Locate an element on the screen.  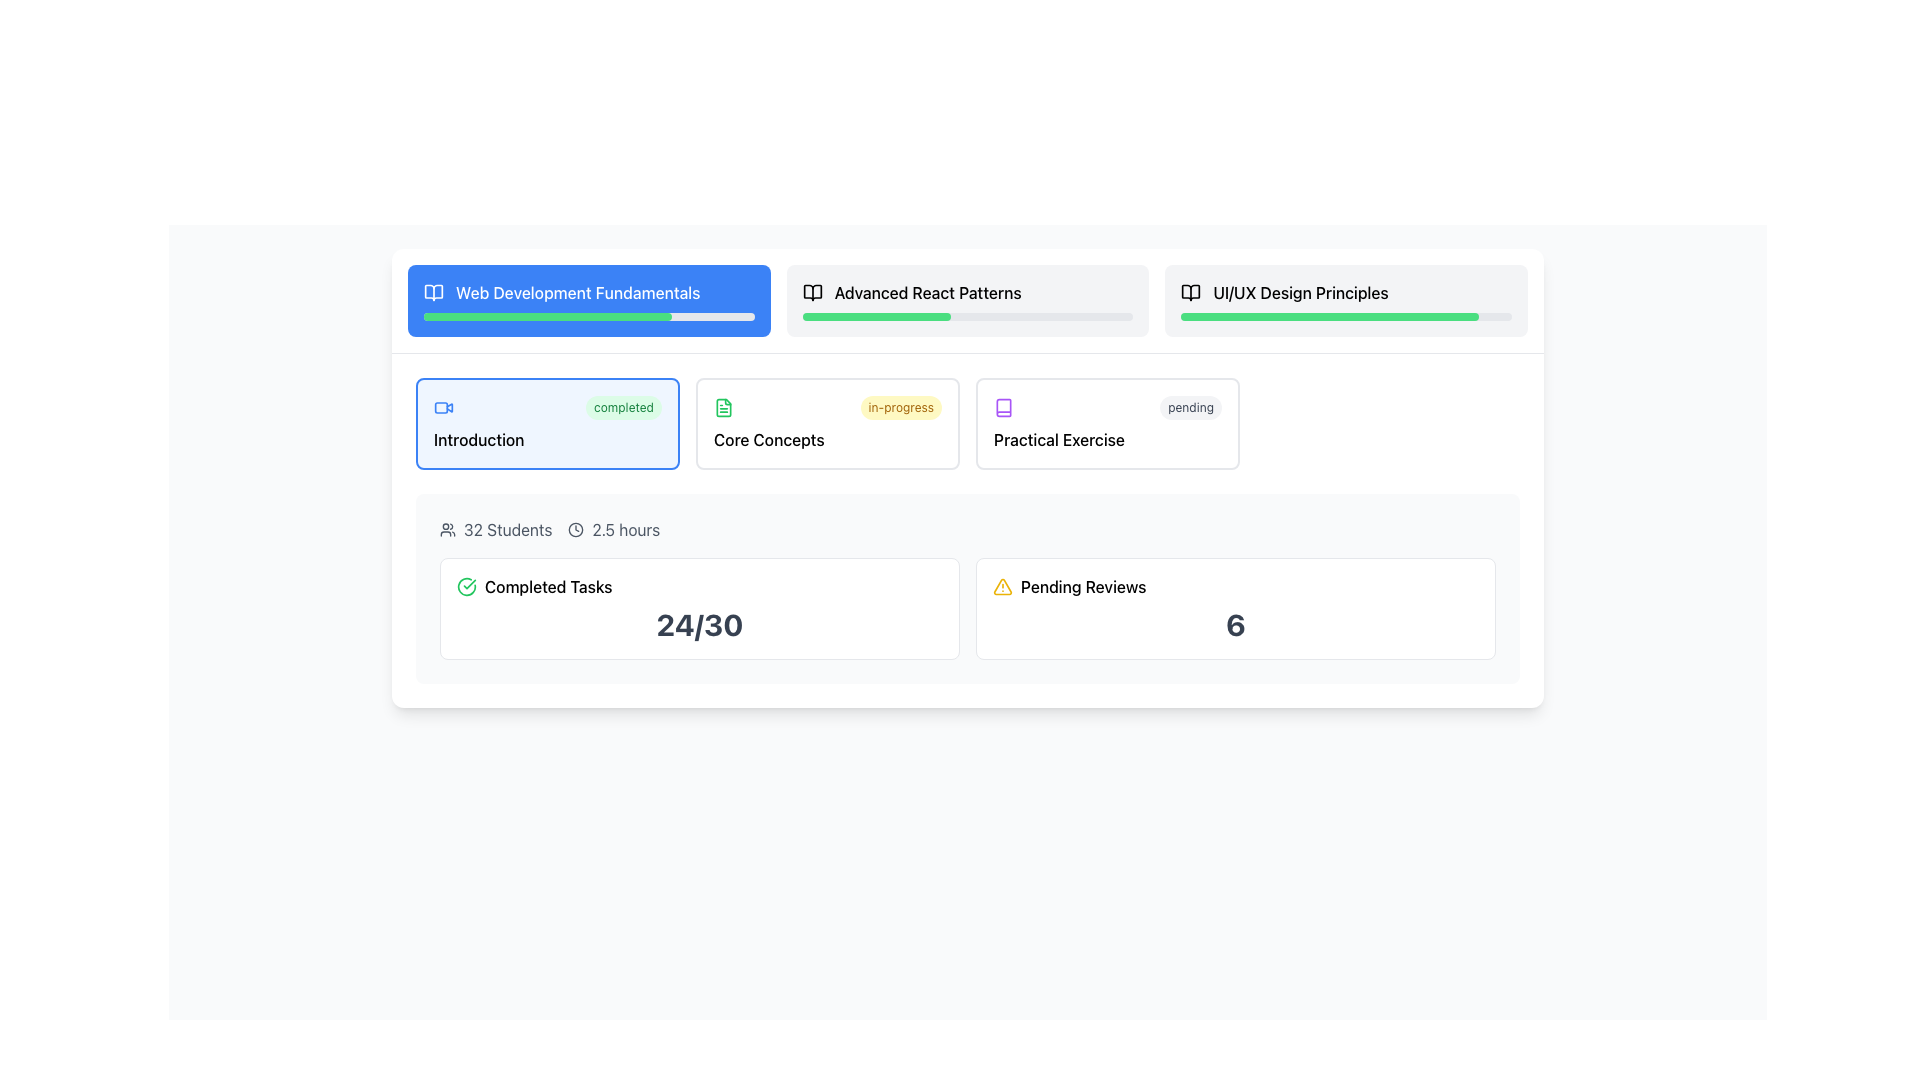
the curved line element within the SVG graphic that visually represents a completed task indicator, positioned as the left component of a circular graphic alongside a green checkmark is located at coordinates (465, 585).